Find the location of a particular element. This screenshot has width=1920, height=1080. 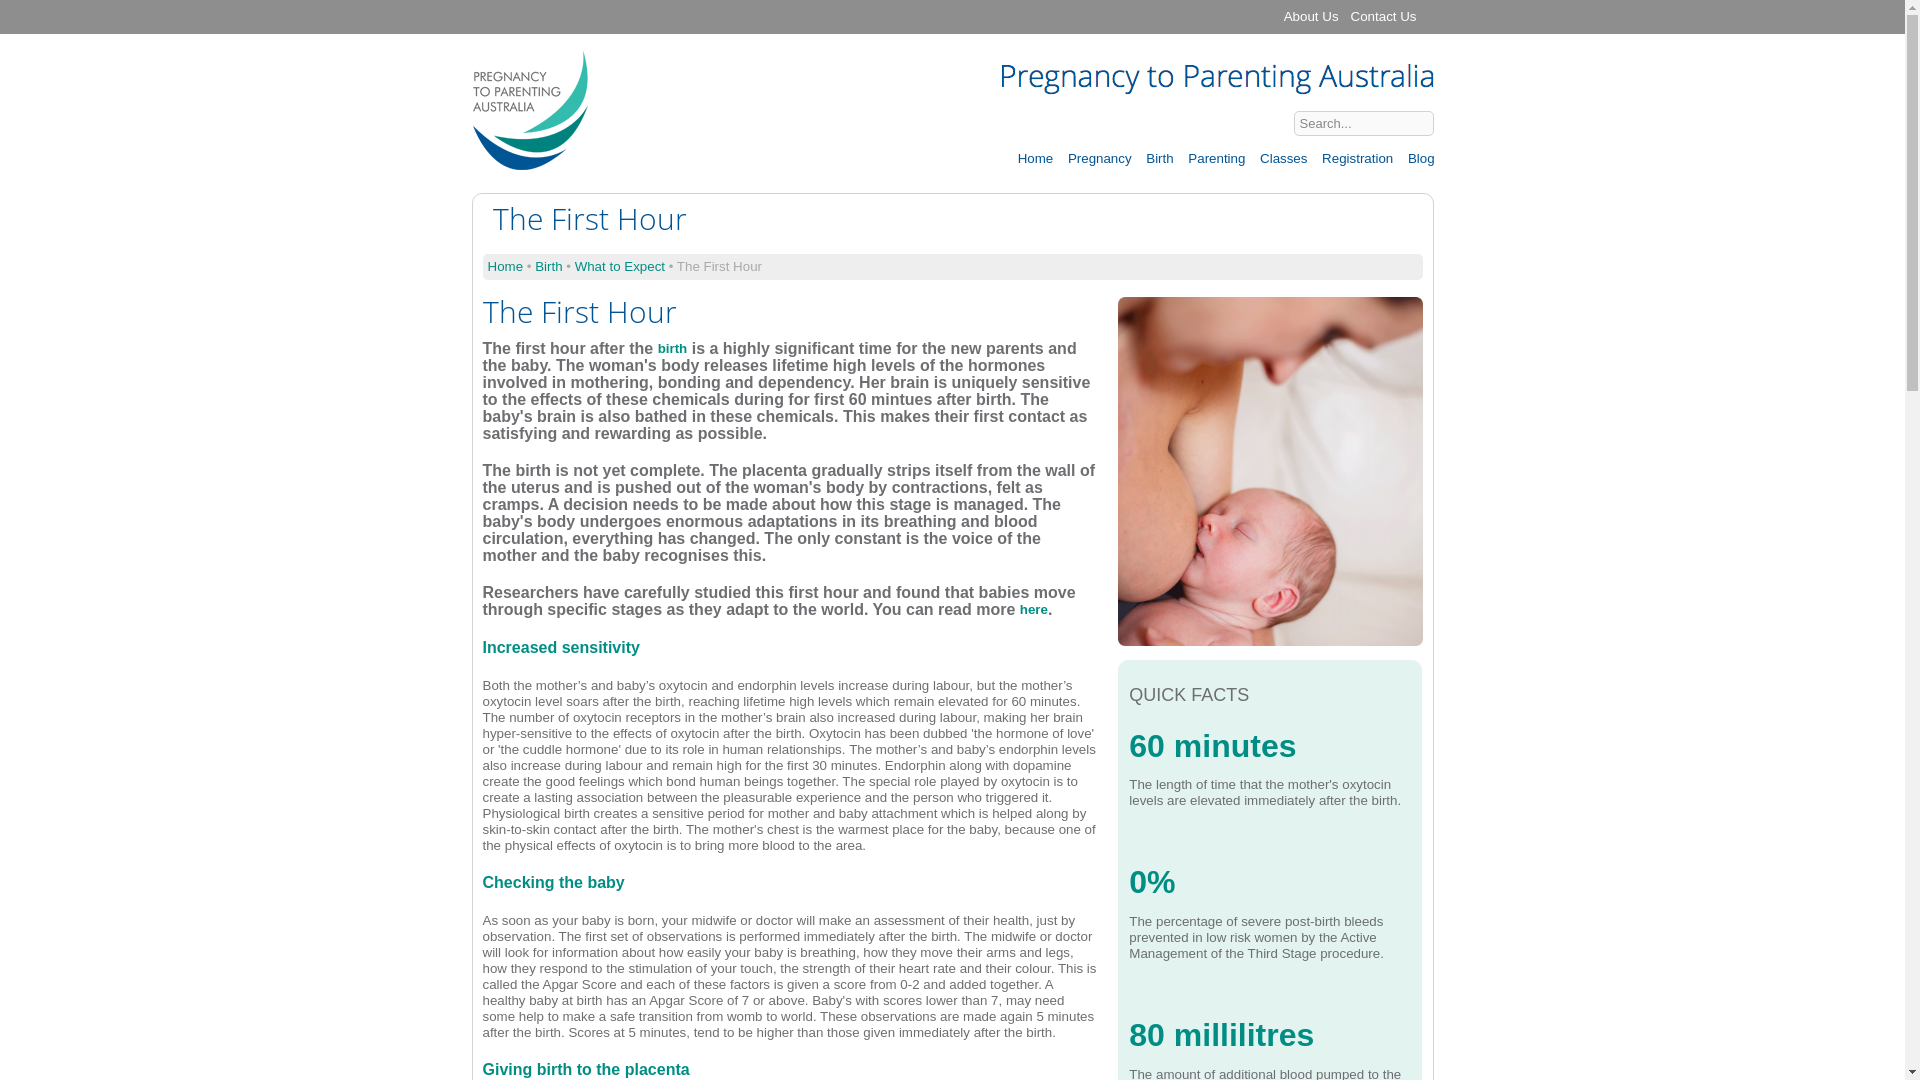

'birth' is located at coordinates (672, 347).